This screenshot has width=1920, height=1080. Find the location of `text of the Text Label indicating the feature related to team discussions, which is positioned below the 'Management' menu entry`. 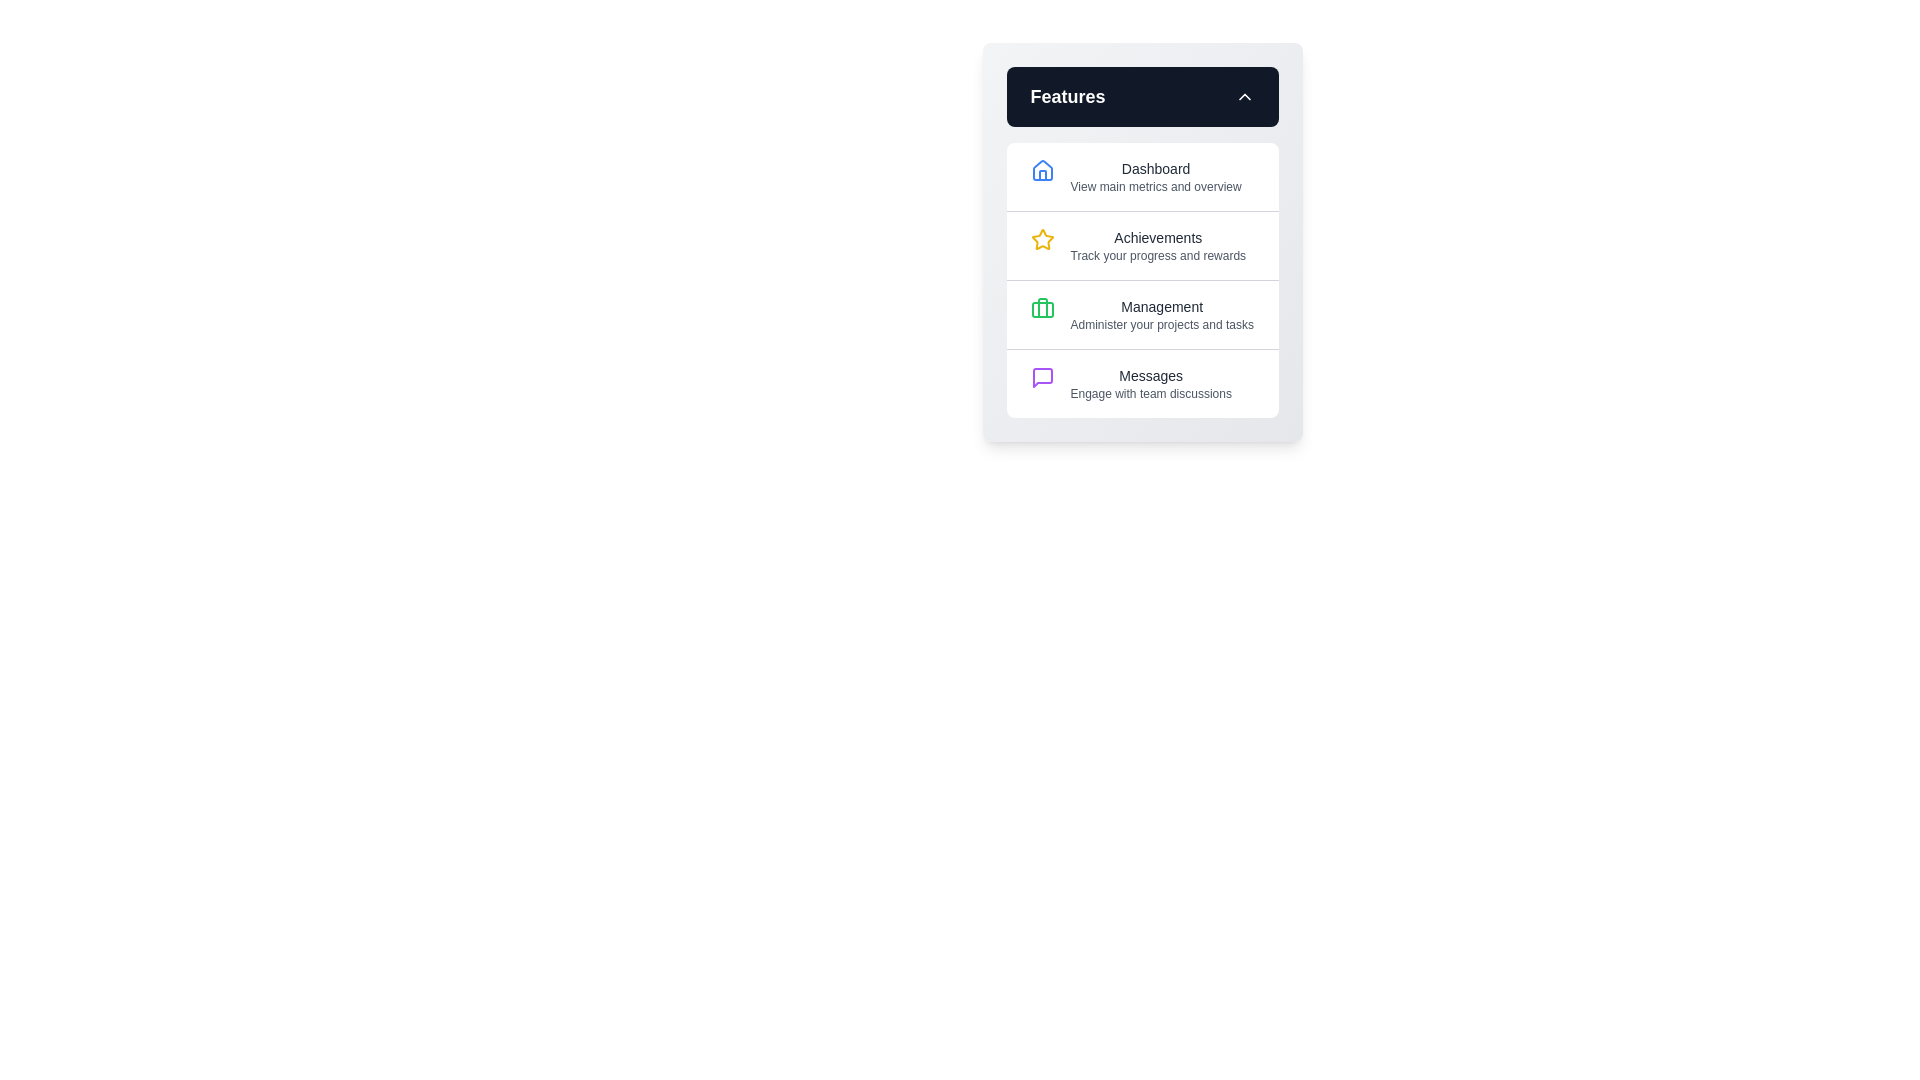

text of the Text Label indicating the feature related to team discussions, which is positioned below the 'Management' menu entry is located at coordinates (1151, 375).